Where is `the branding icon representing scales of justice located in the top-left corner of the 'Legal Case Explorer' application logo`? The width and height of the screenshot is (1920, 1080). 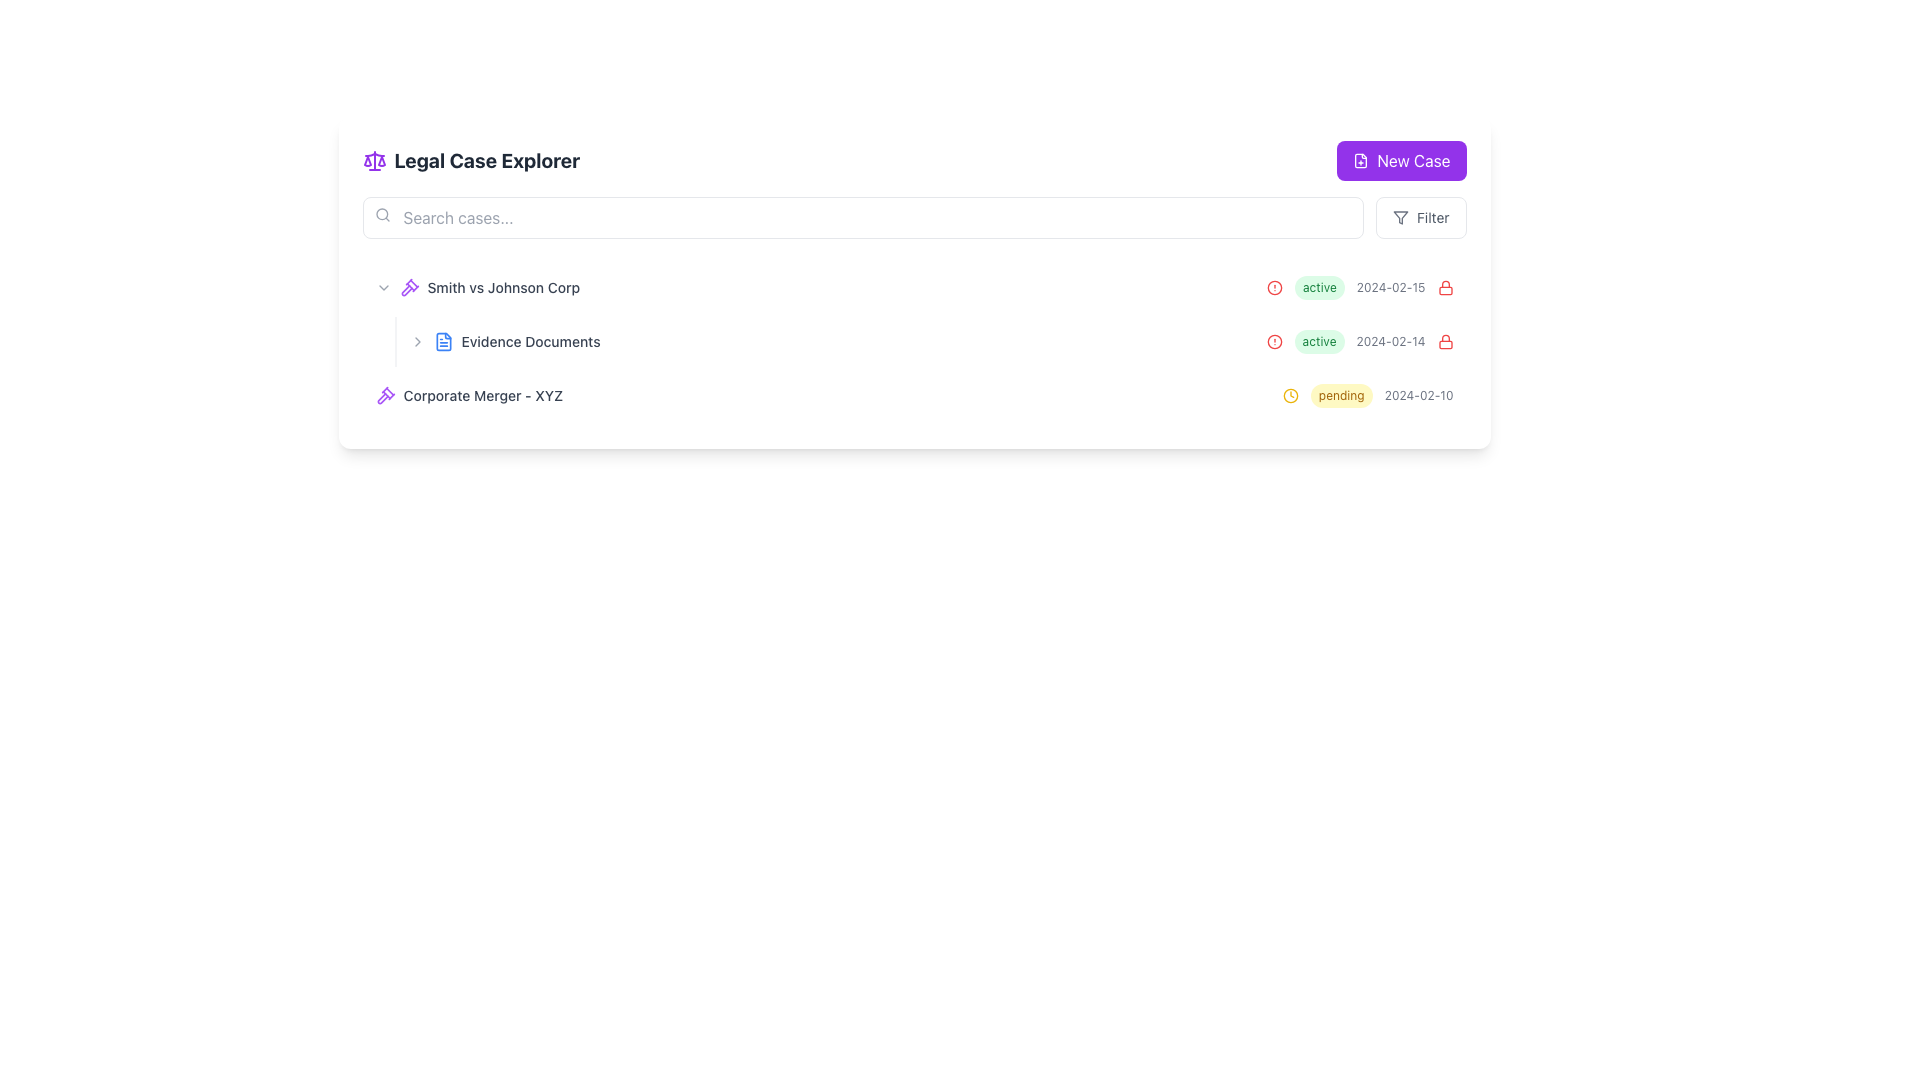
the branding icon representing scales of justice located in the top-left corner of the 'Legal Case Explorer' application logo is located at coordinates (367, 160).